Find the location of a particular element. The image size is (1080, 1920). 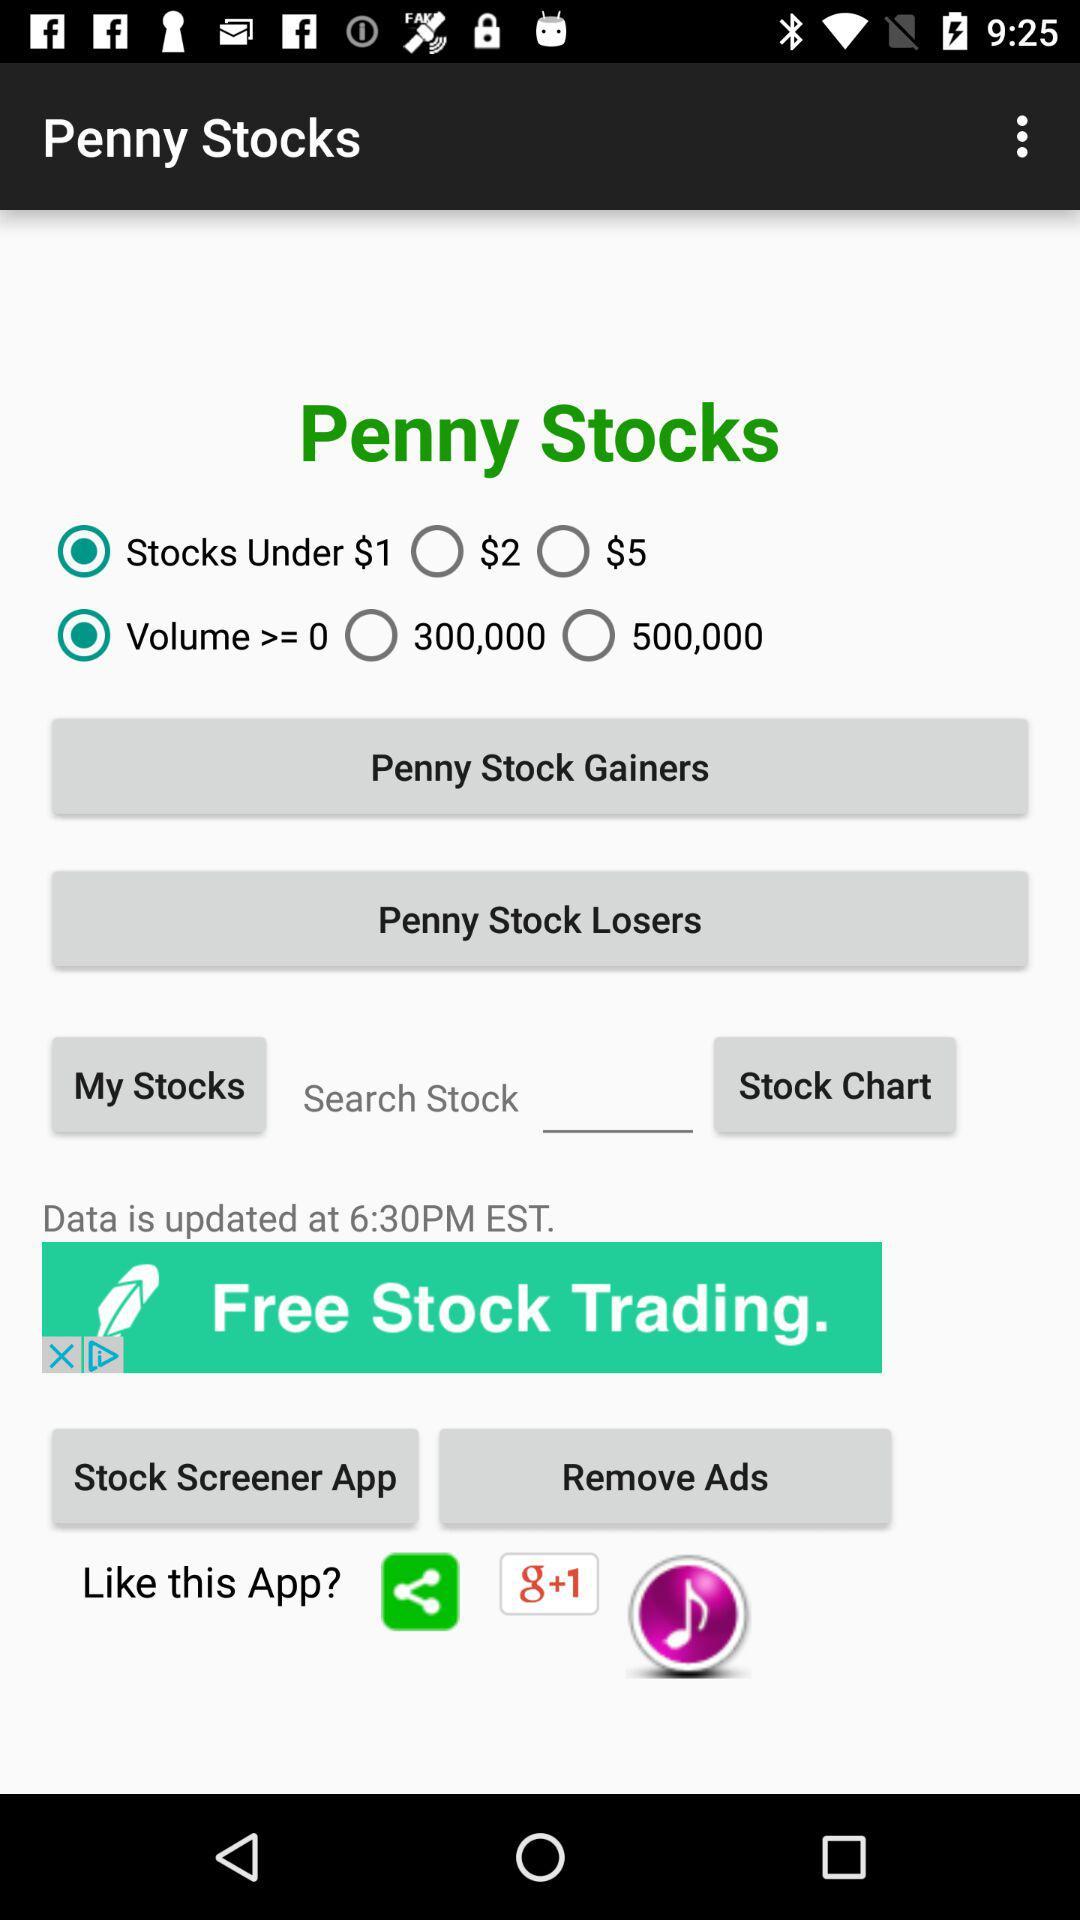

icon above 300,000 icon is located at coordinates (458, 551).